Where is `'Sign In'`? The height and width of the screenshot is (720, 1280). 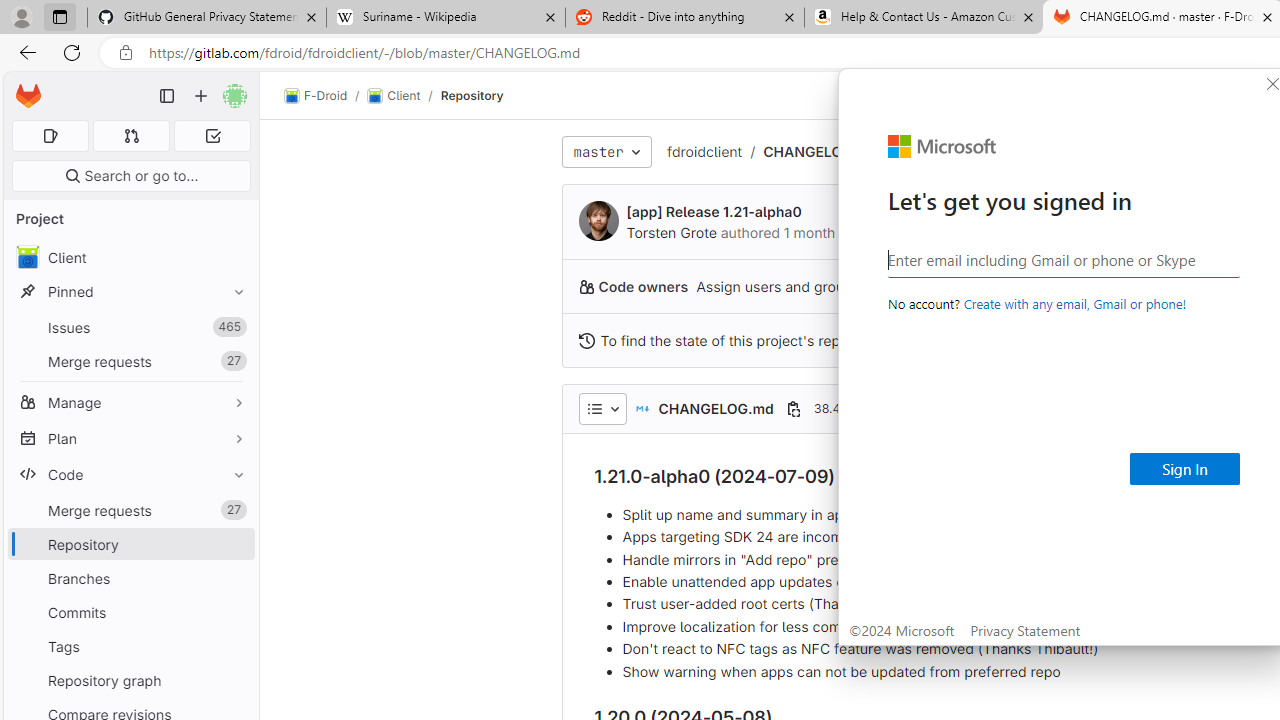
'Sign In' is located at coordinates (1185, 469).